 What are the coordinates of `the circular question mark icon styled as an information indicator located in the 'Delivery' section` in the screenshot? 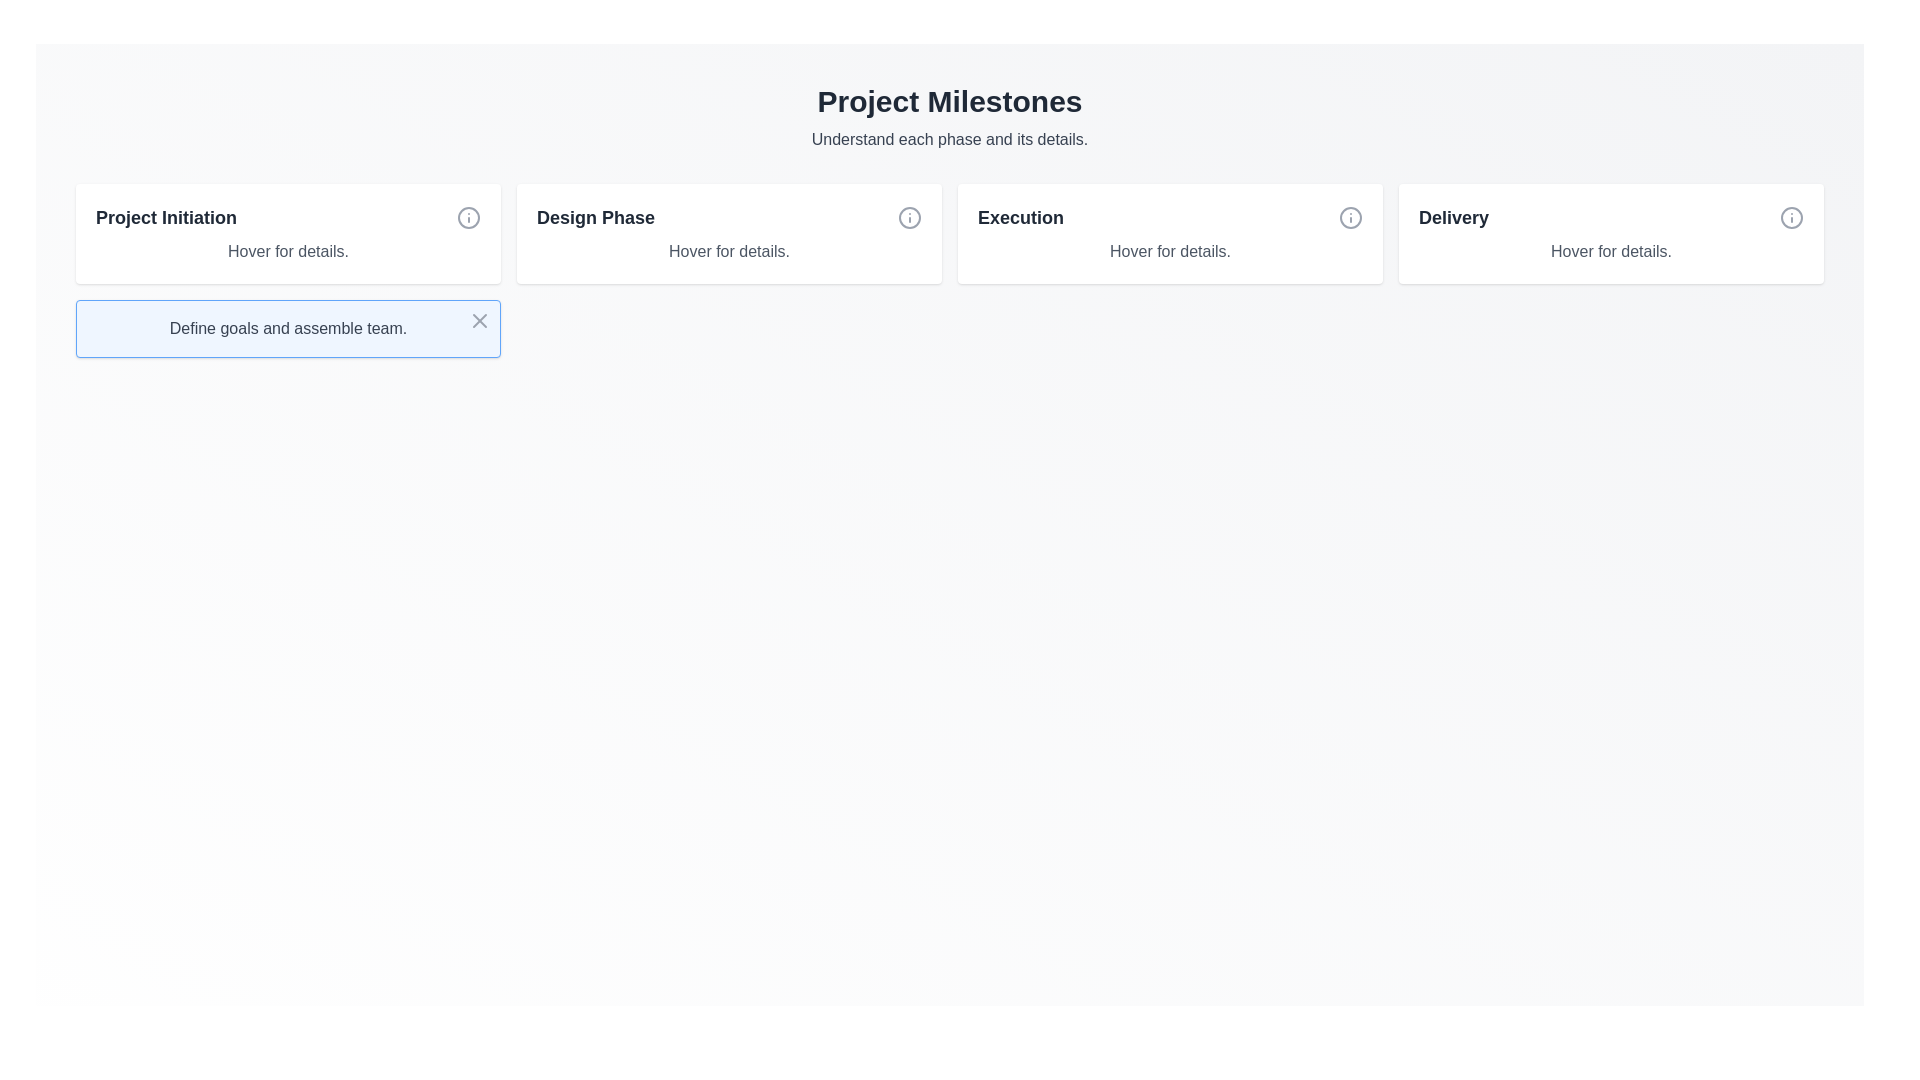 It's located at (1791, 218).